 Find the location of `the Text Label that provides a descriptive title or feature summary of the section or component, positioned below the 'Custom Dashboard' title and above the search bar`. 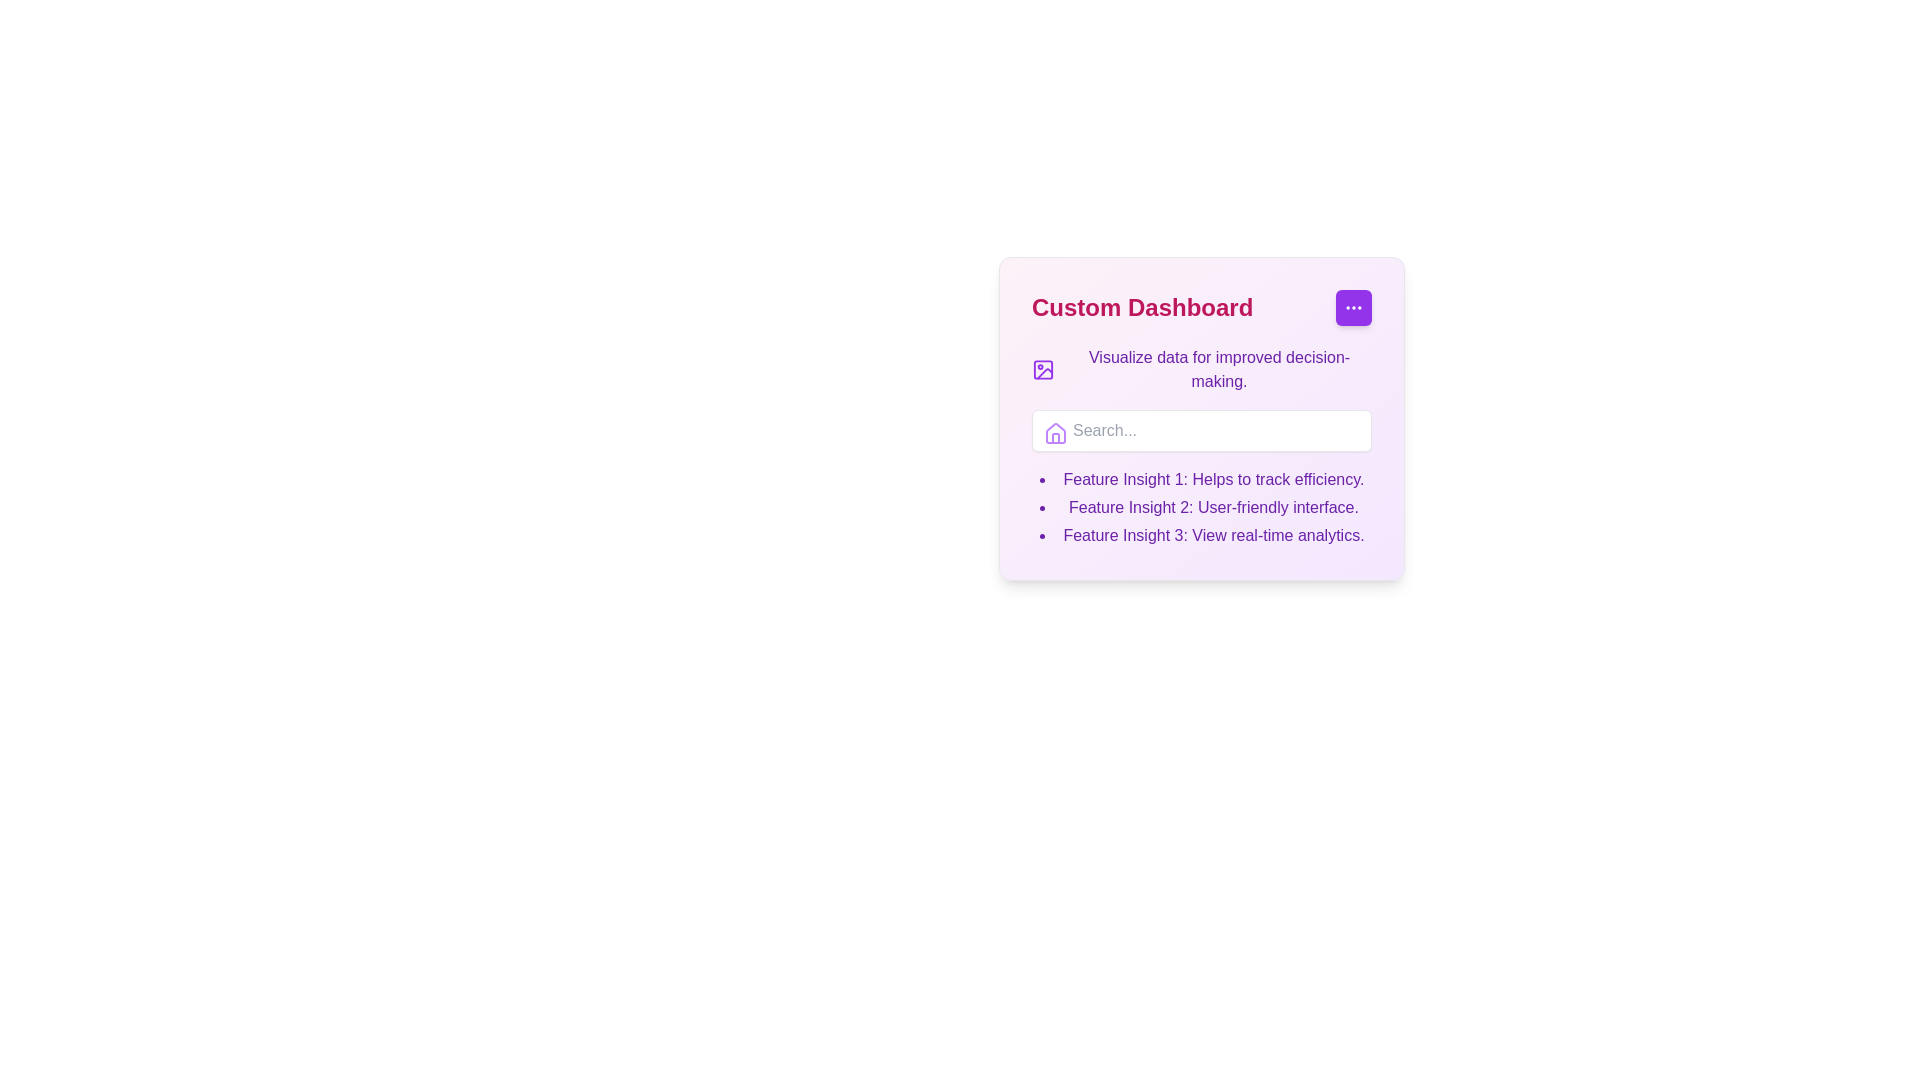

the Text Label that provides a descriptive title or feature summary of the section or component, positioned below the 'Custom Dashboard' title and above the search bar is located at coordinates (1200, 370).